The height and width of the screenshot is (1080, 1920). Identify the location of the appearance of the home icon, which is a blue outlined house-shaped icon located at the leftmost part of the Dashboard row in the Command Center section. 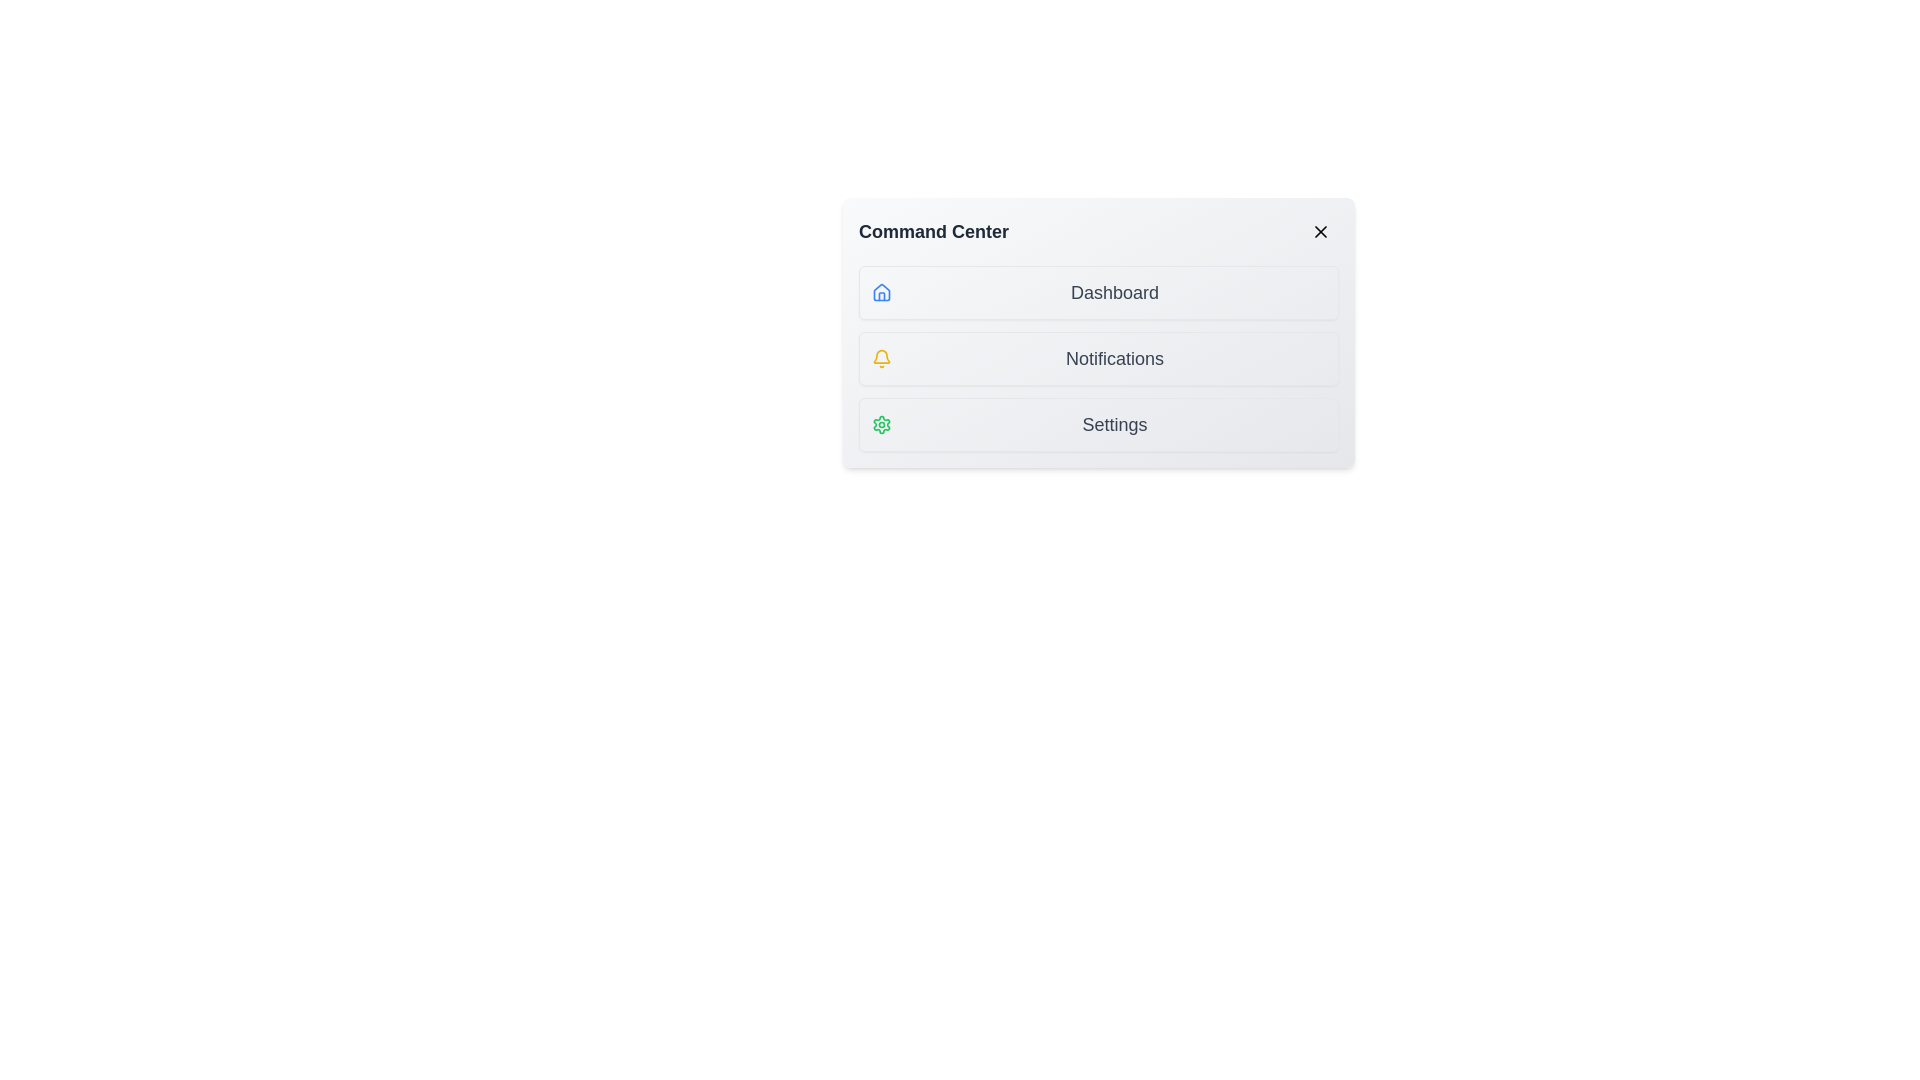
(881, 293).